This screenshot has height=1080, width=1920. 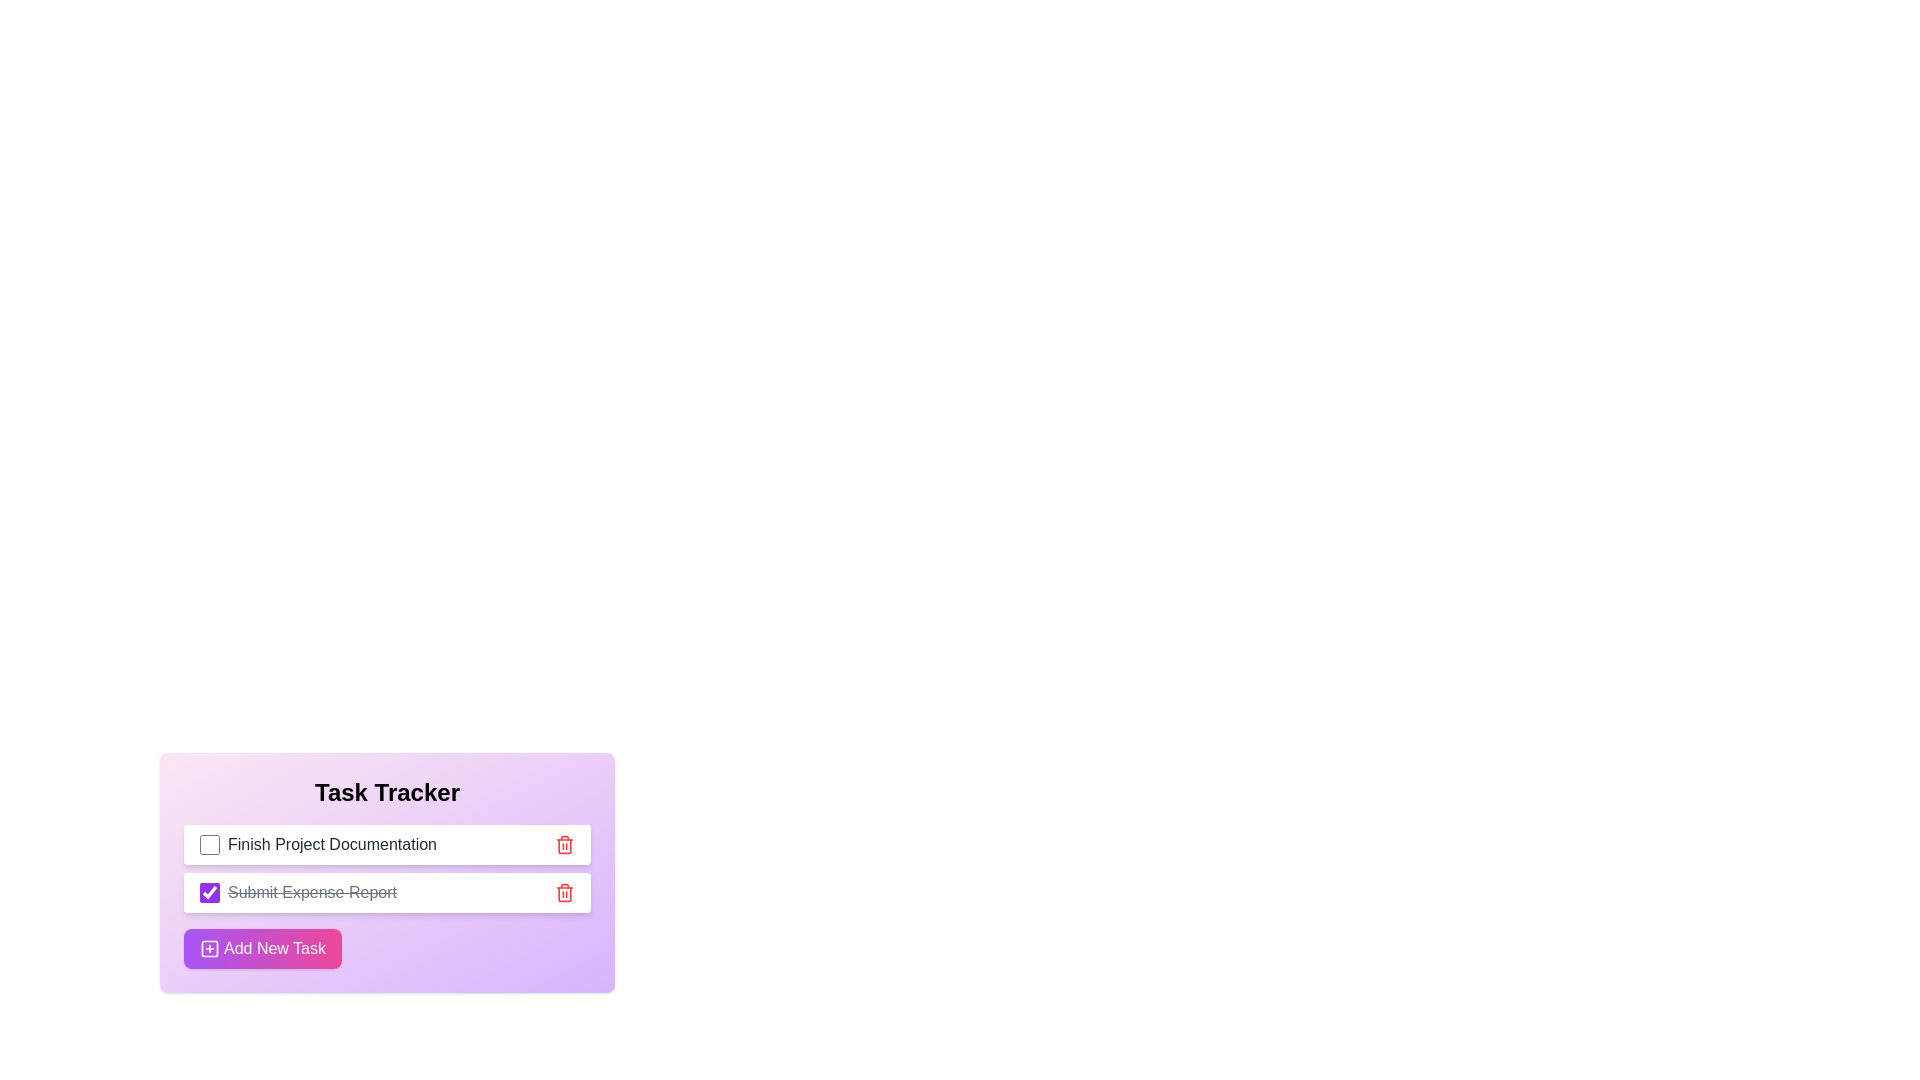 I want to click on the trashcan icon button, which is styled in red and signifies a delete function, located at the far-right end of the 'Submit Expense Report' task entry, so click(x=564, y=892).